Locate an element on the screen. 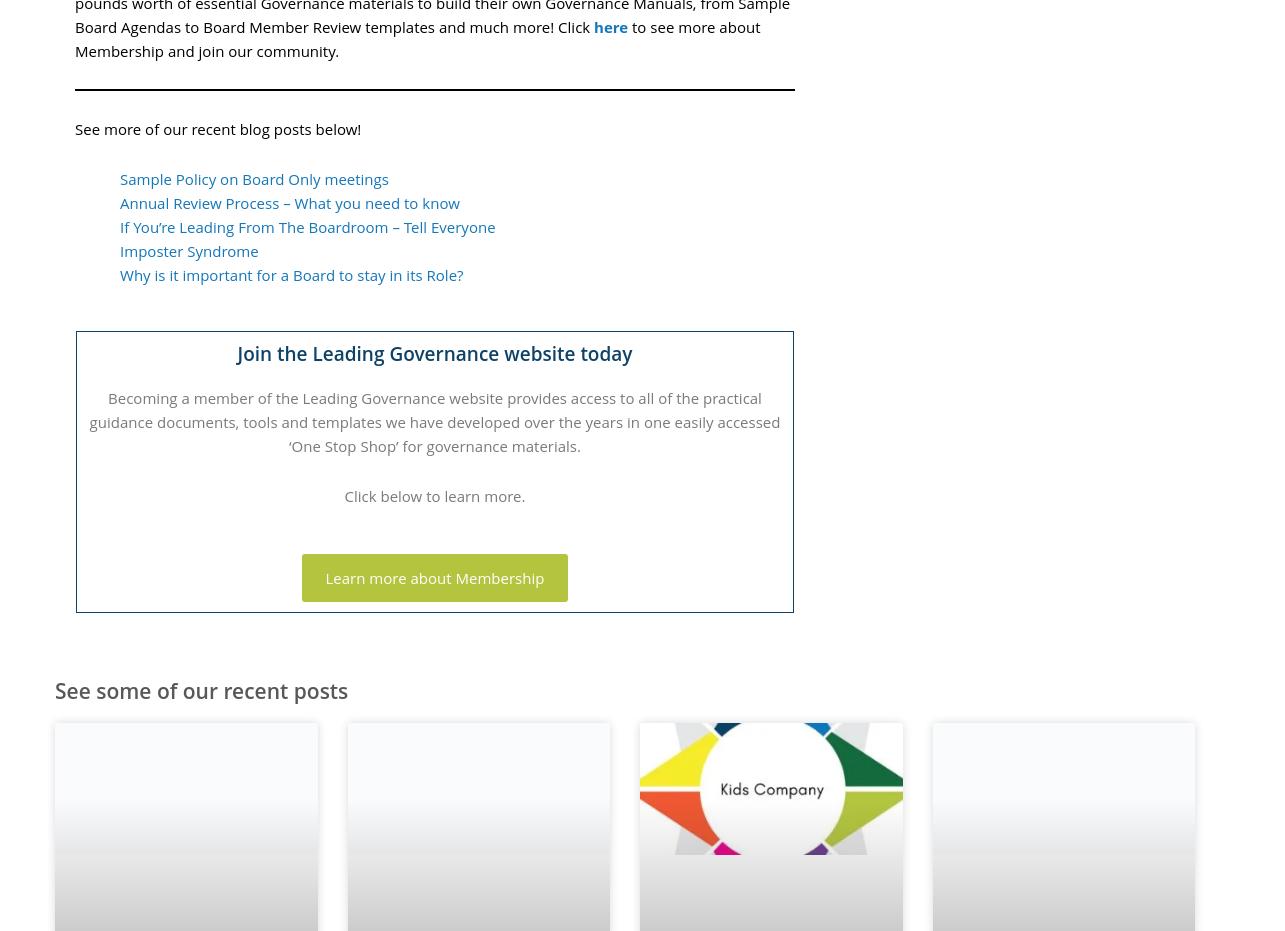 The width and height of the screenshot is (1285, 931). 'Imposter Syndrome' is located at coordinates (189, 250).